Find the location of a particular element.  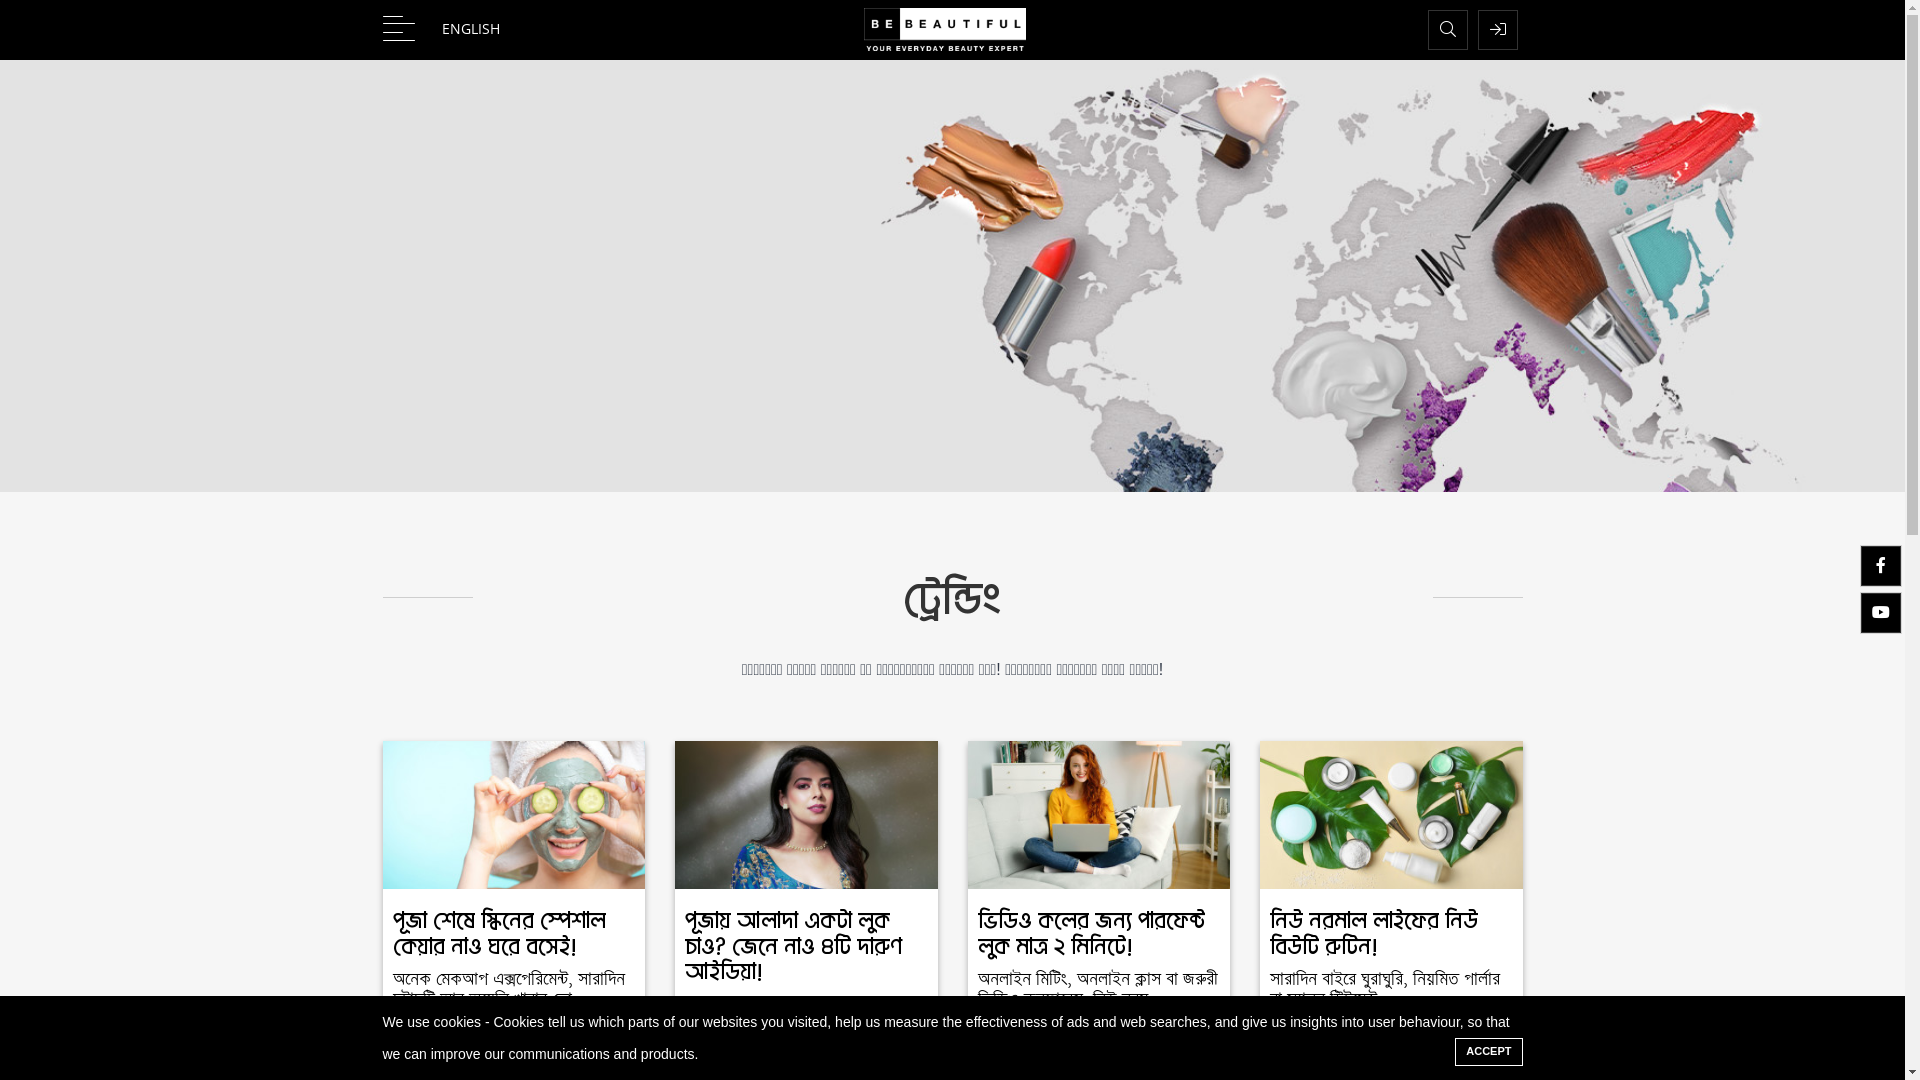

'Search' is located at coordinates (1427, 30).